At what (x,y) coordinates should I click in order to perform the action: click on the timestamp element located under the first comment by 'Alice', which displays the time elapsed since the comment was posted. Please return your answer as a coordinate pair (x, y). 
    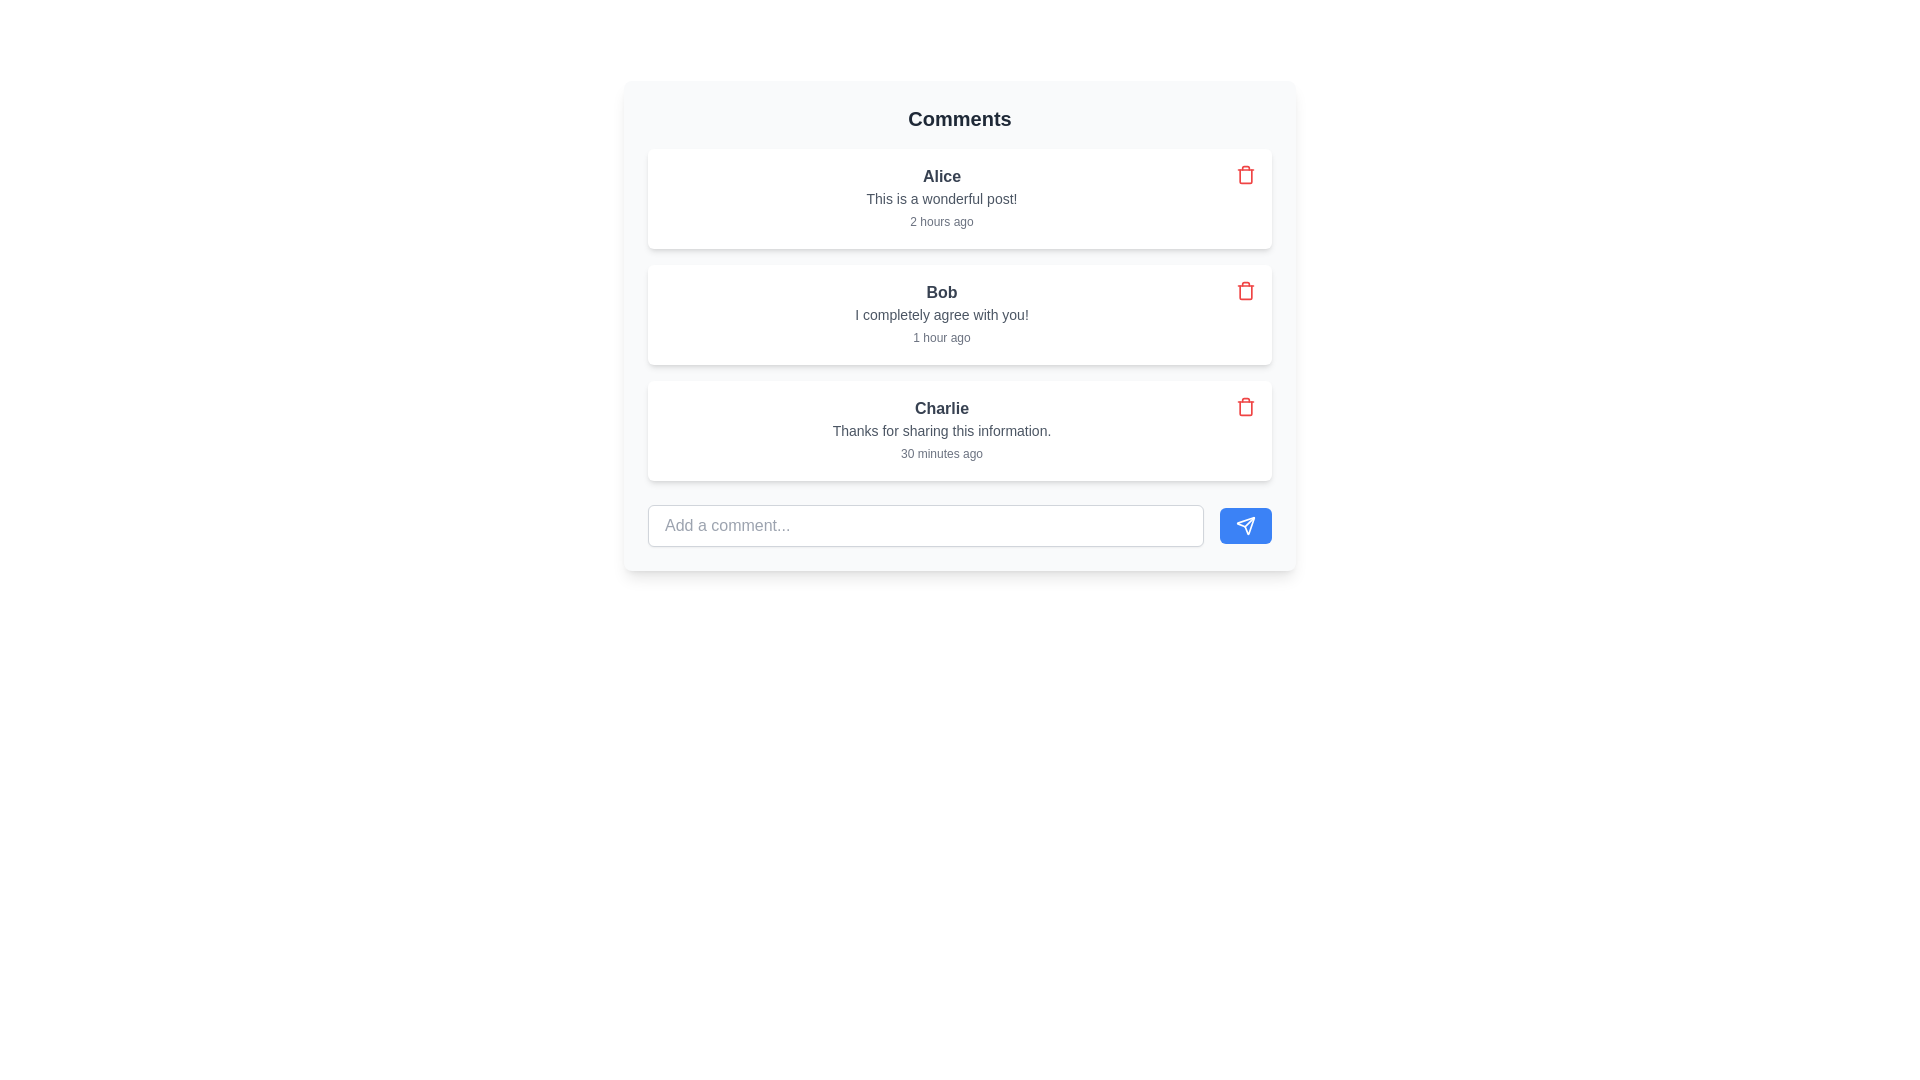
    Looking at the image, I should click on (940, 222).